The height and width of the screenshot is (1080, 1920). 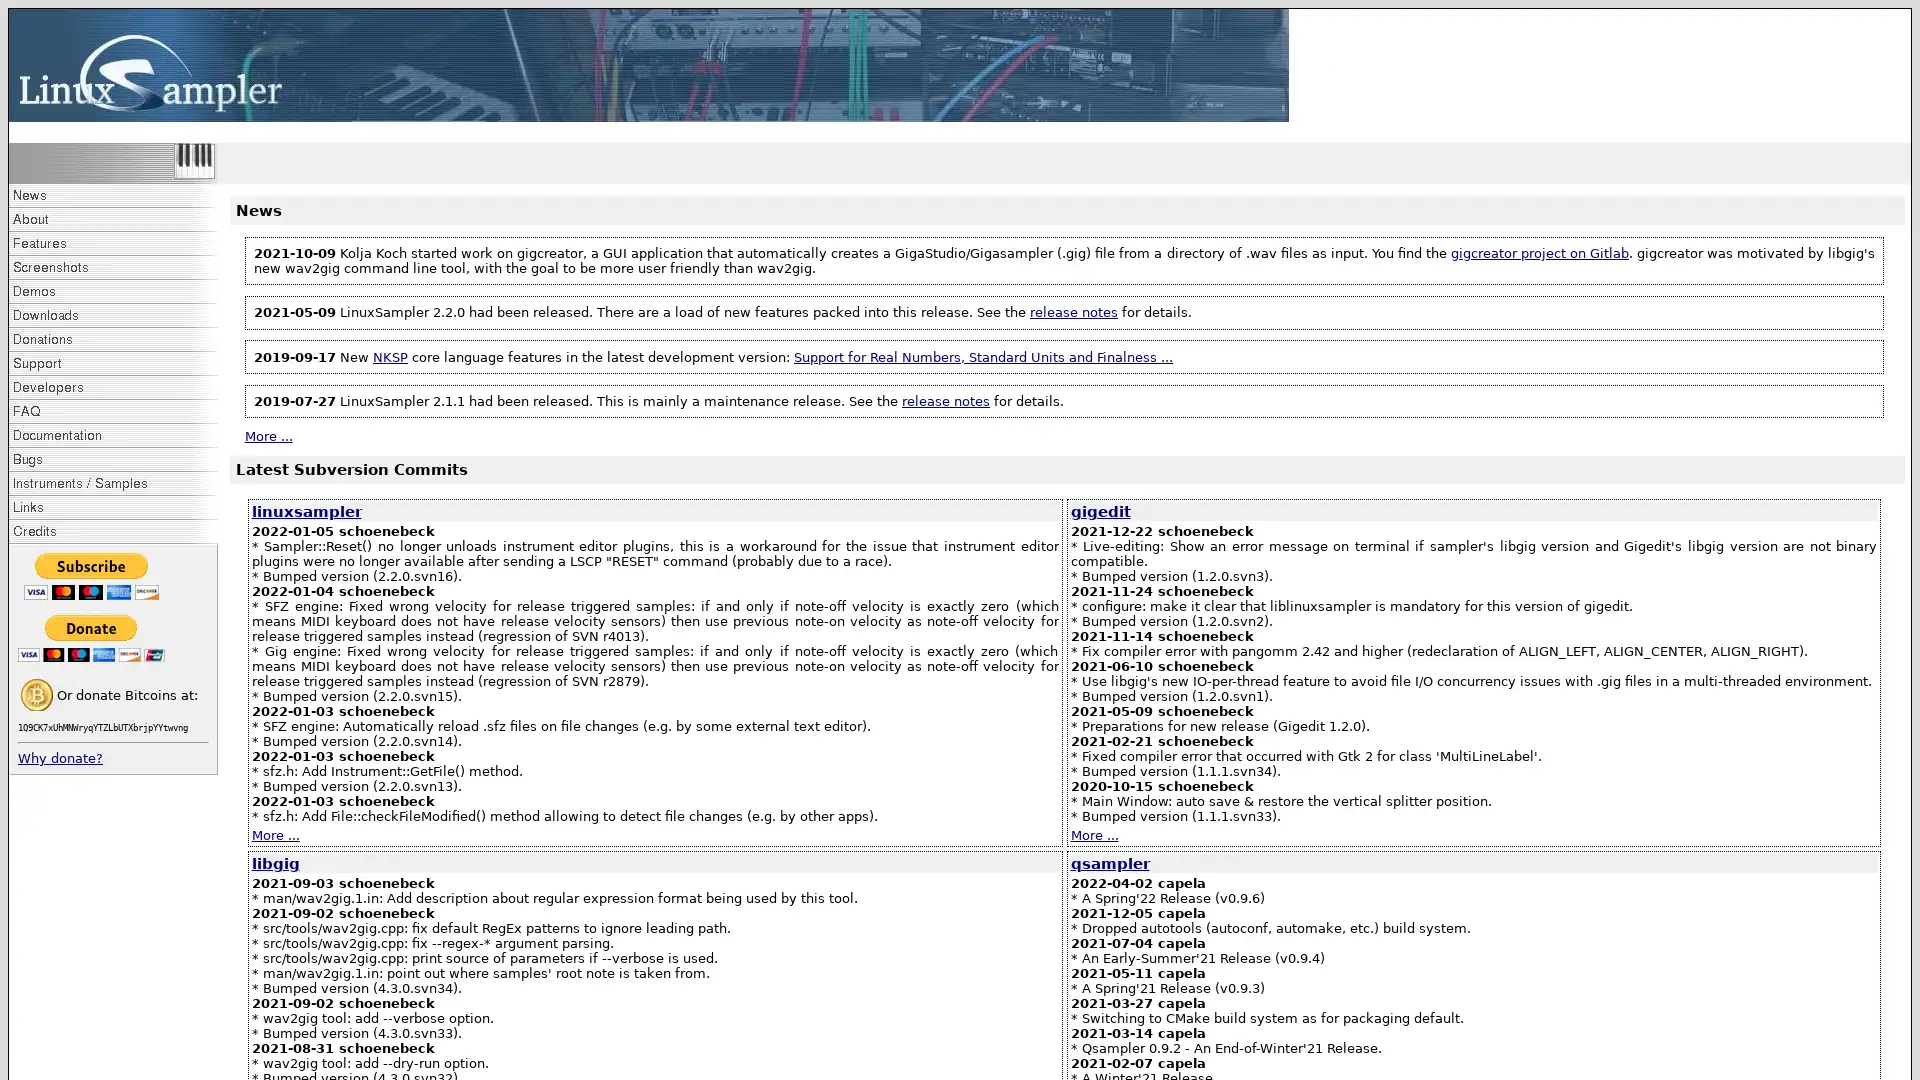 I want to click on PayPal - The safer, easier way to pay online!, so click(x=89, y=637).